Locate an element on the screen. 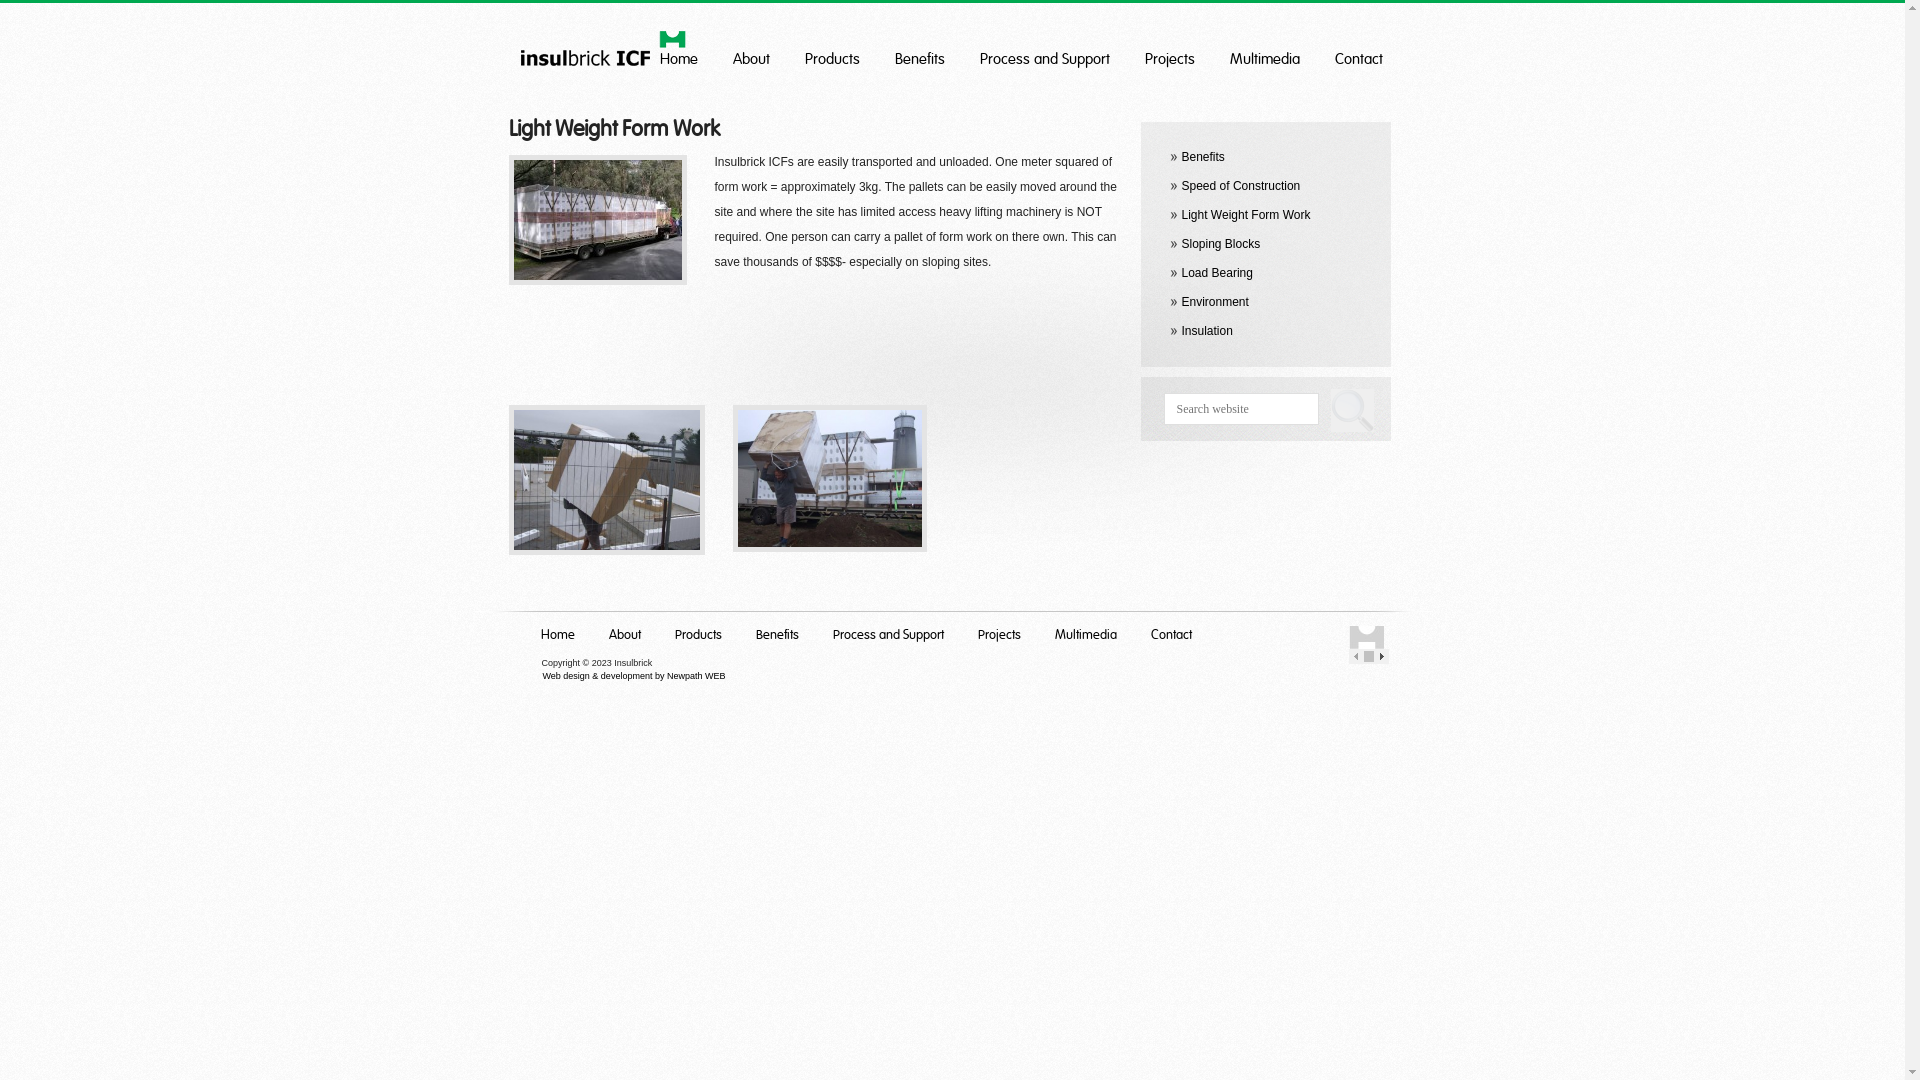 The width and height of the screenshot is (1920, 1080). 'About' is located at coordinates (730, 53).